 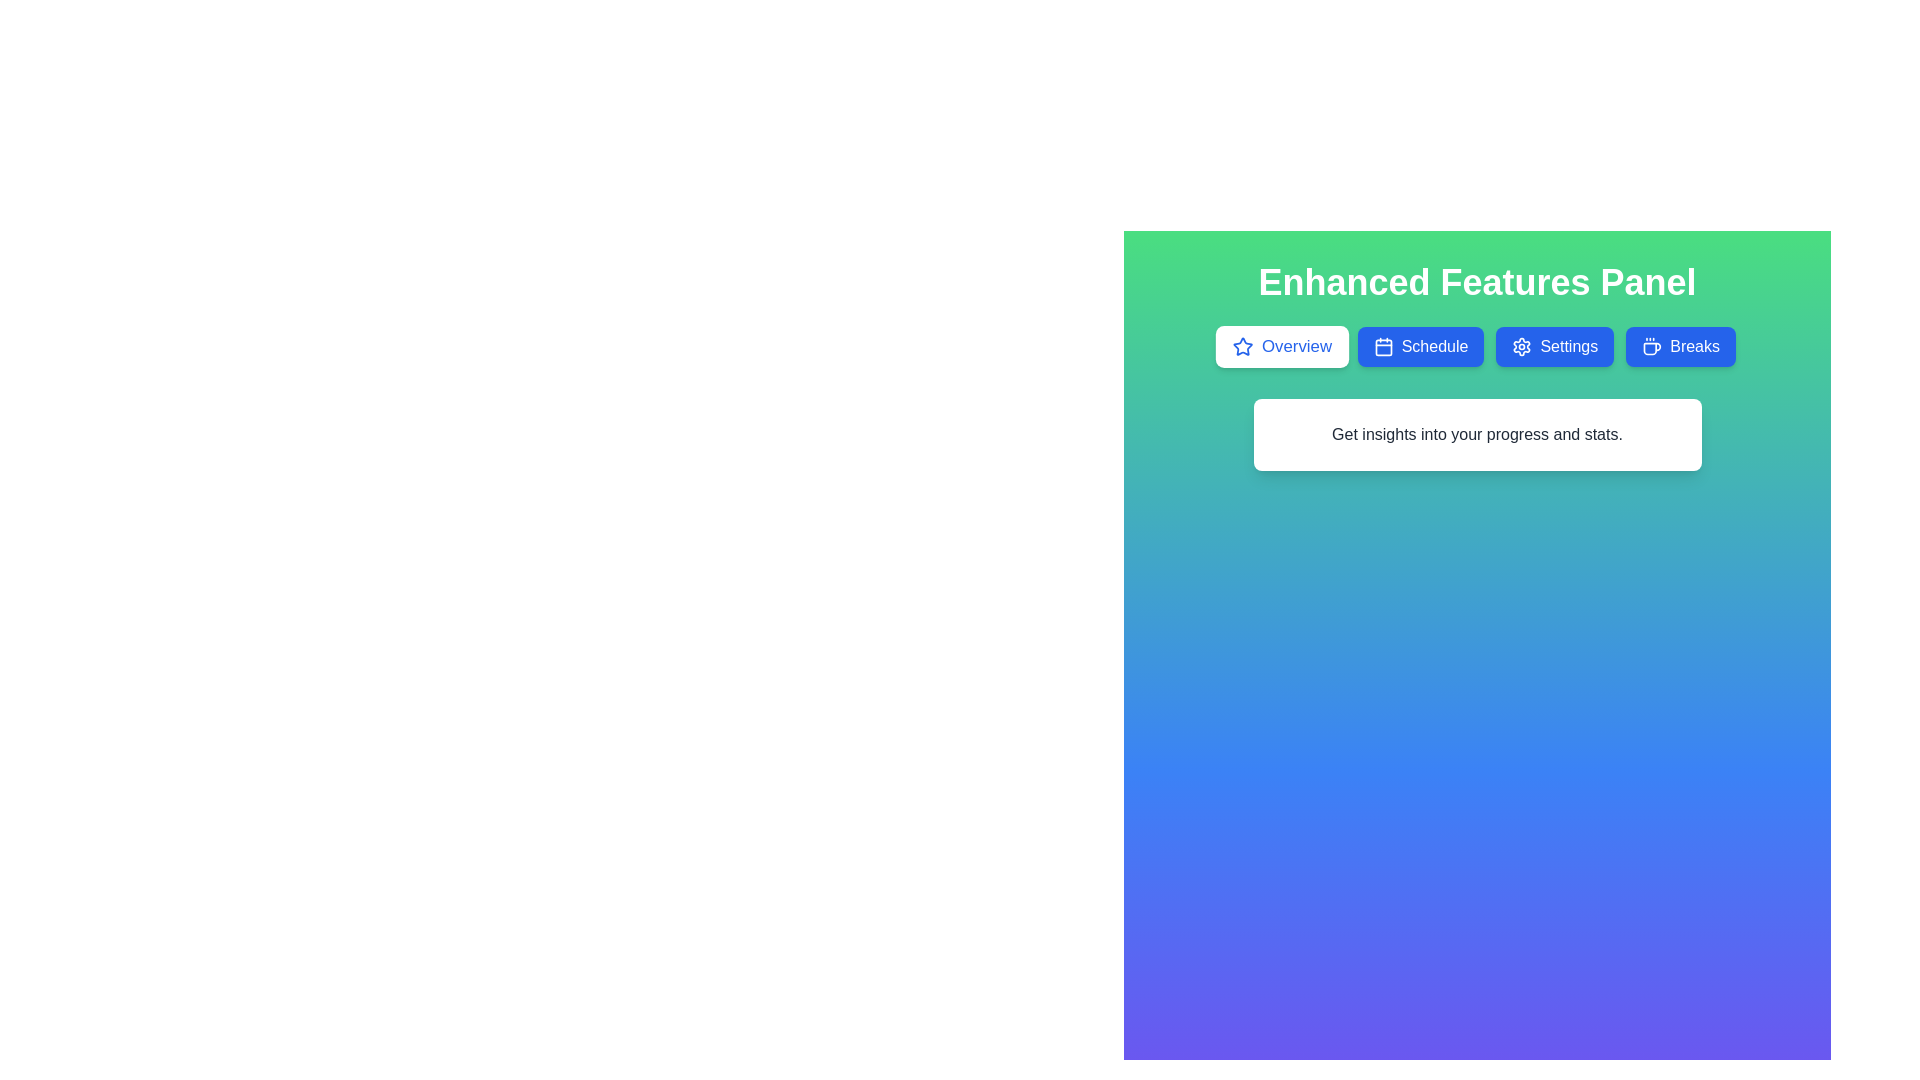 What do you see at coordinates (1521, 346) in the screenshot?
I see `the Icon button located as the third item in a horizontal row of buttons, positioned between the 'Schedule' and 'Breaks' buttons` at bounding box center [1521, 346].